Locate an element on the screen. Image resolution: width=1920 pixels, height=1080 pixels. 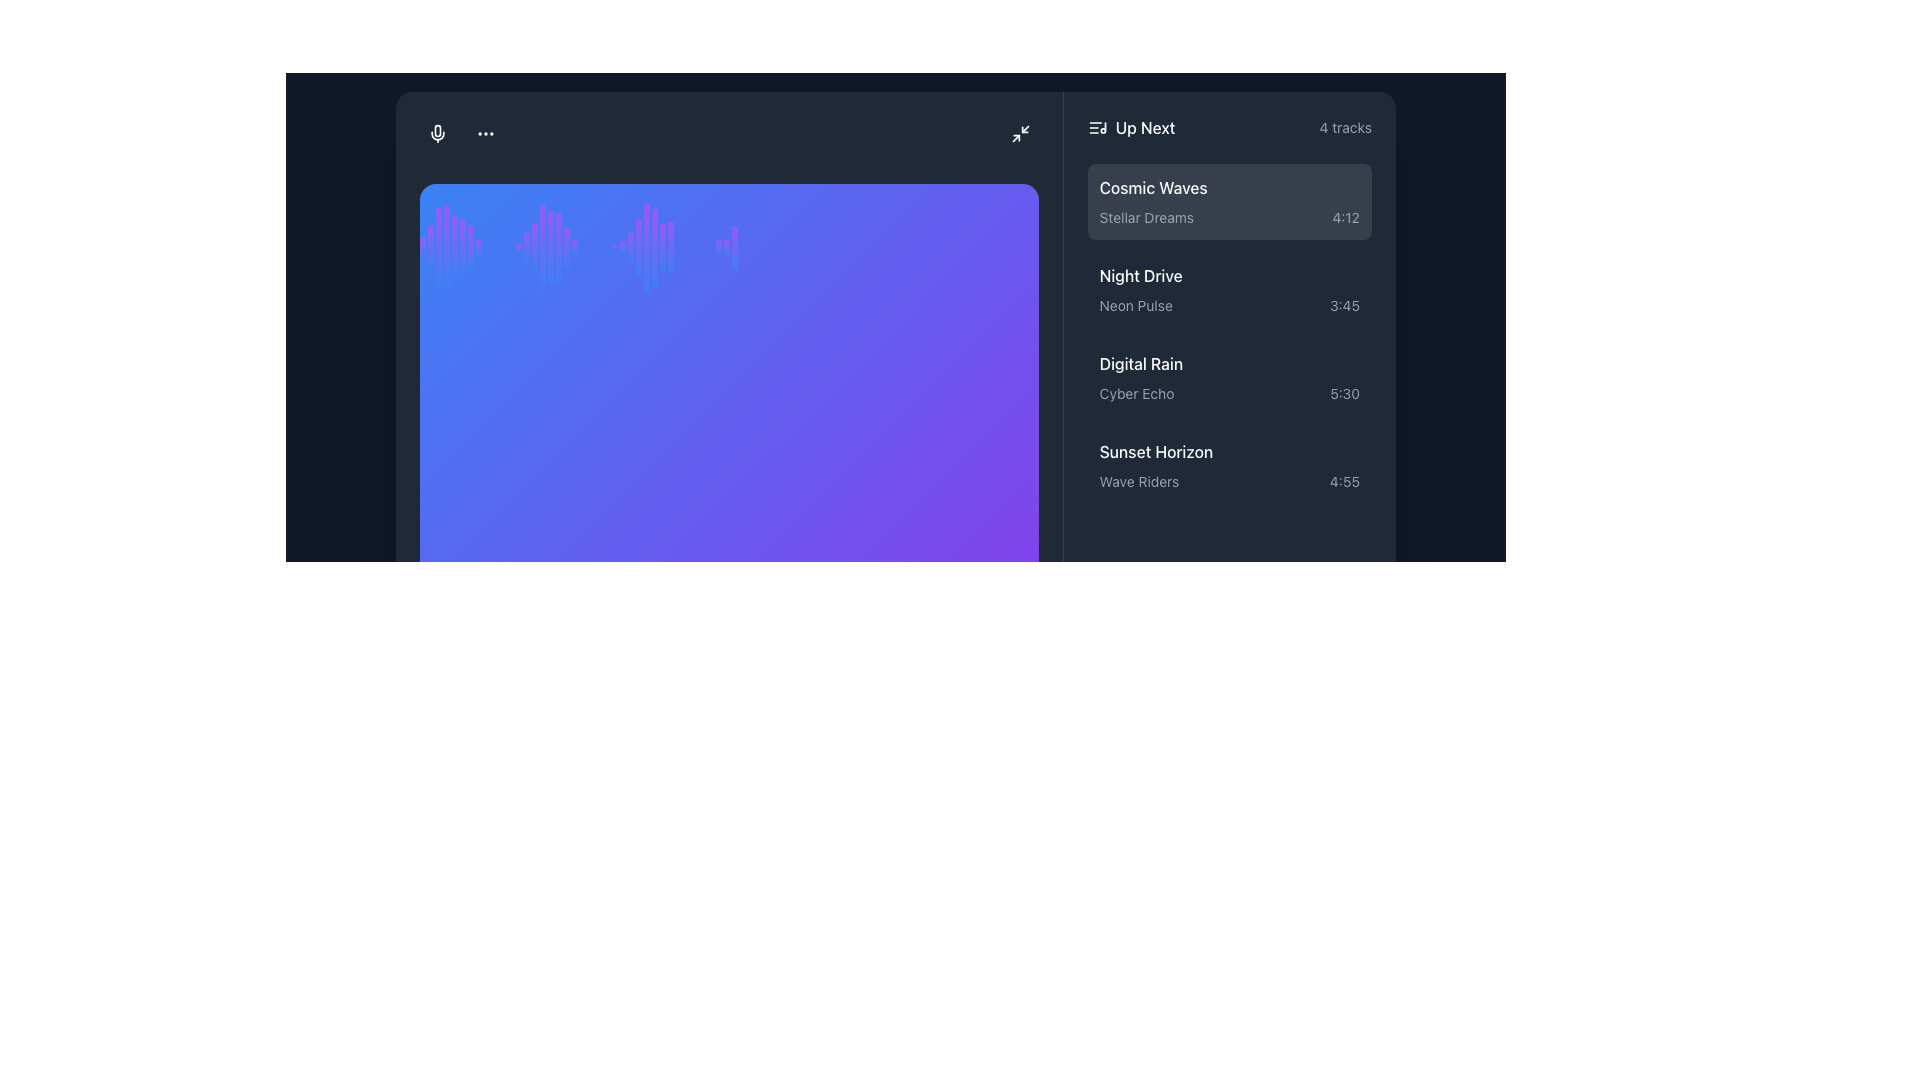
the third list item titled 'Digital Rain' with the subtitle 'Cyber Echo' is located at coordinates (1228, 377).